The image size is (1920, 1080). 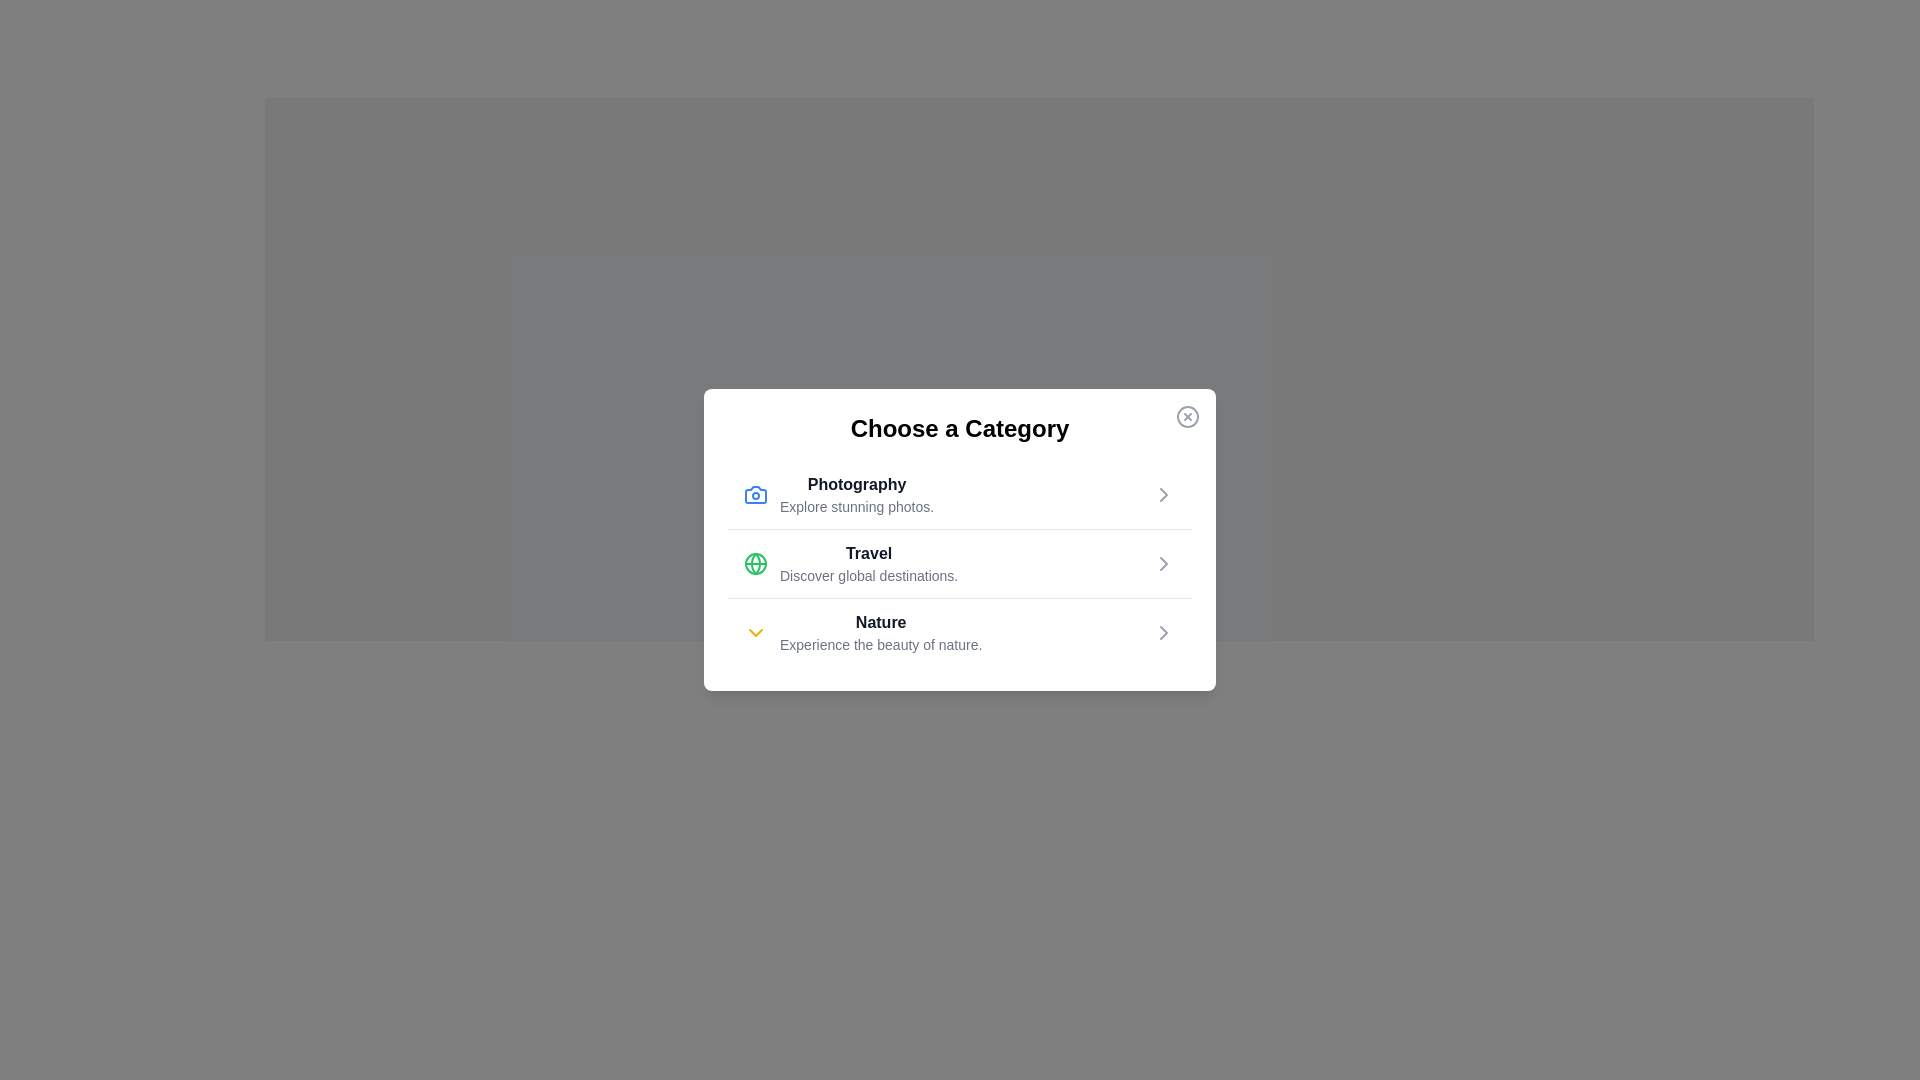 I want to click on the textual label with the title 'Travel' and subtitle 'Discover global destinations.' located in the second row under 'Choose a Category', so click(x=869, y=563).